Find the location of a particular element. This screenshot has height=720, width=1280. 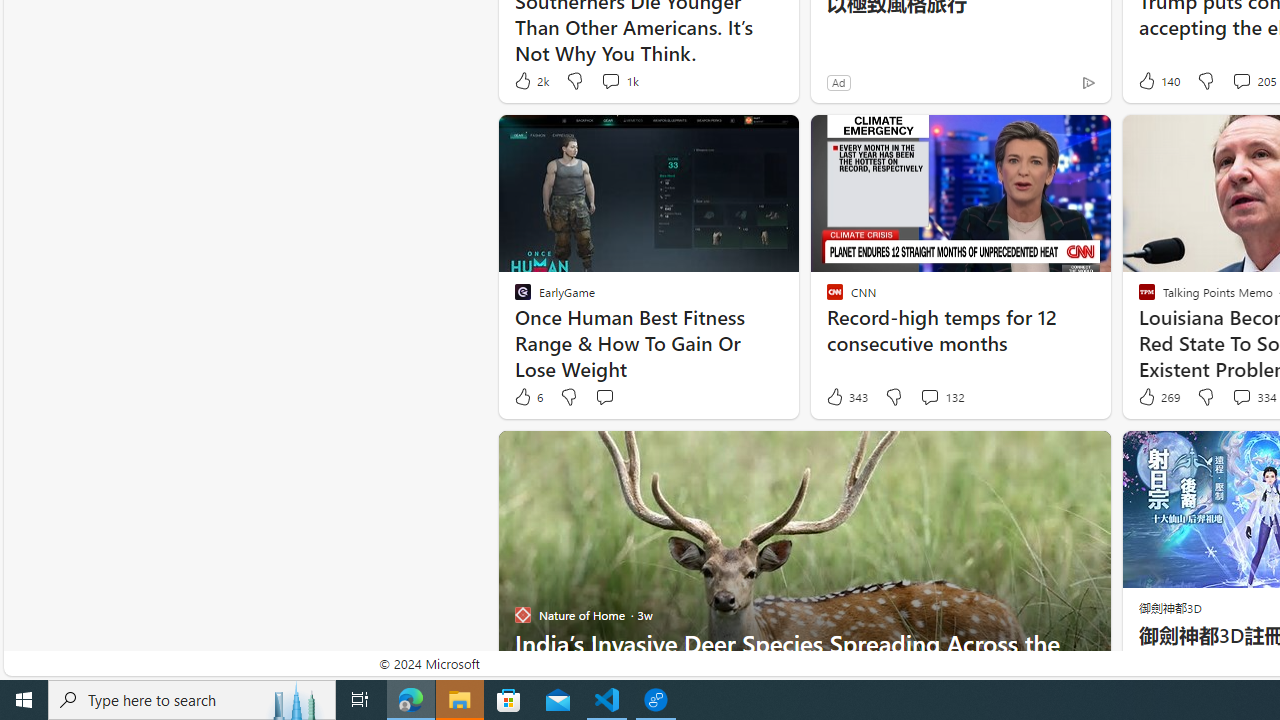

'View comments 132 Comment' is located at coordinates (928, 397).